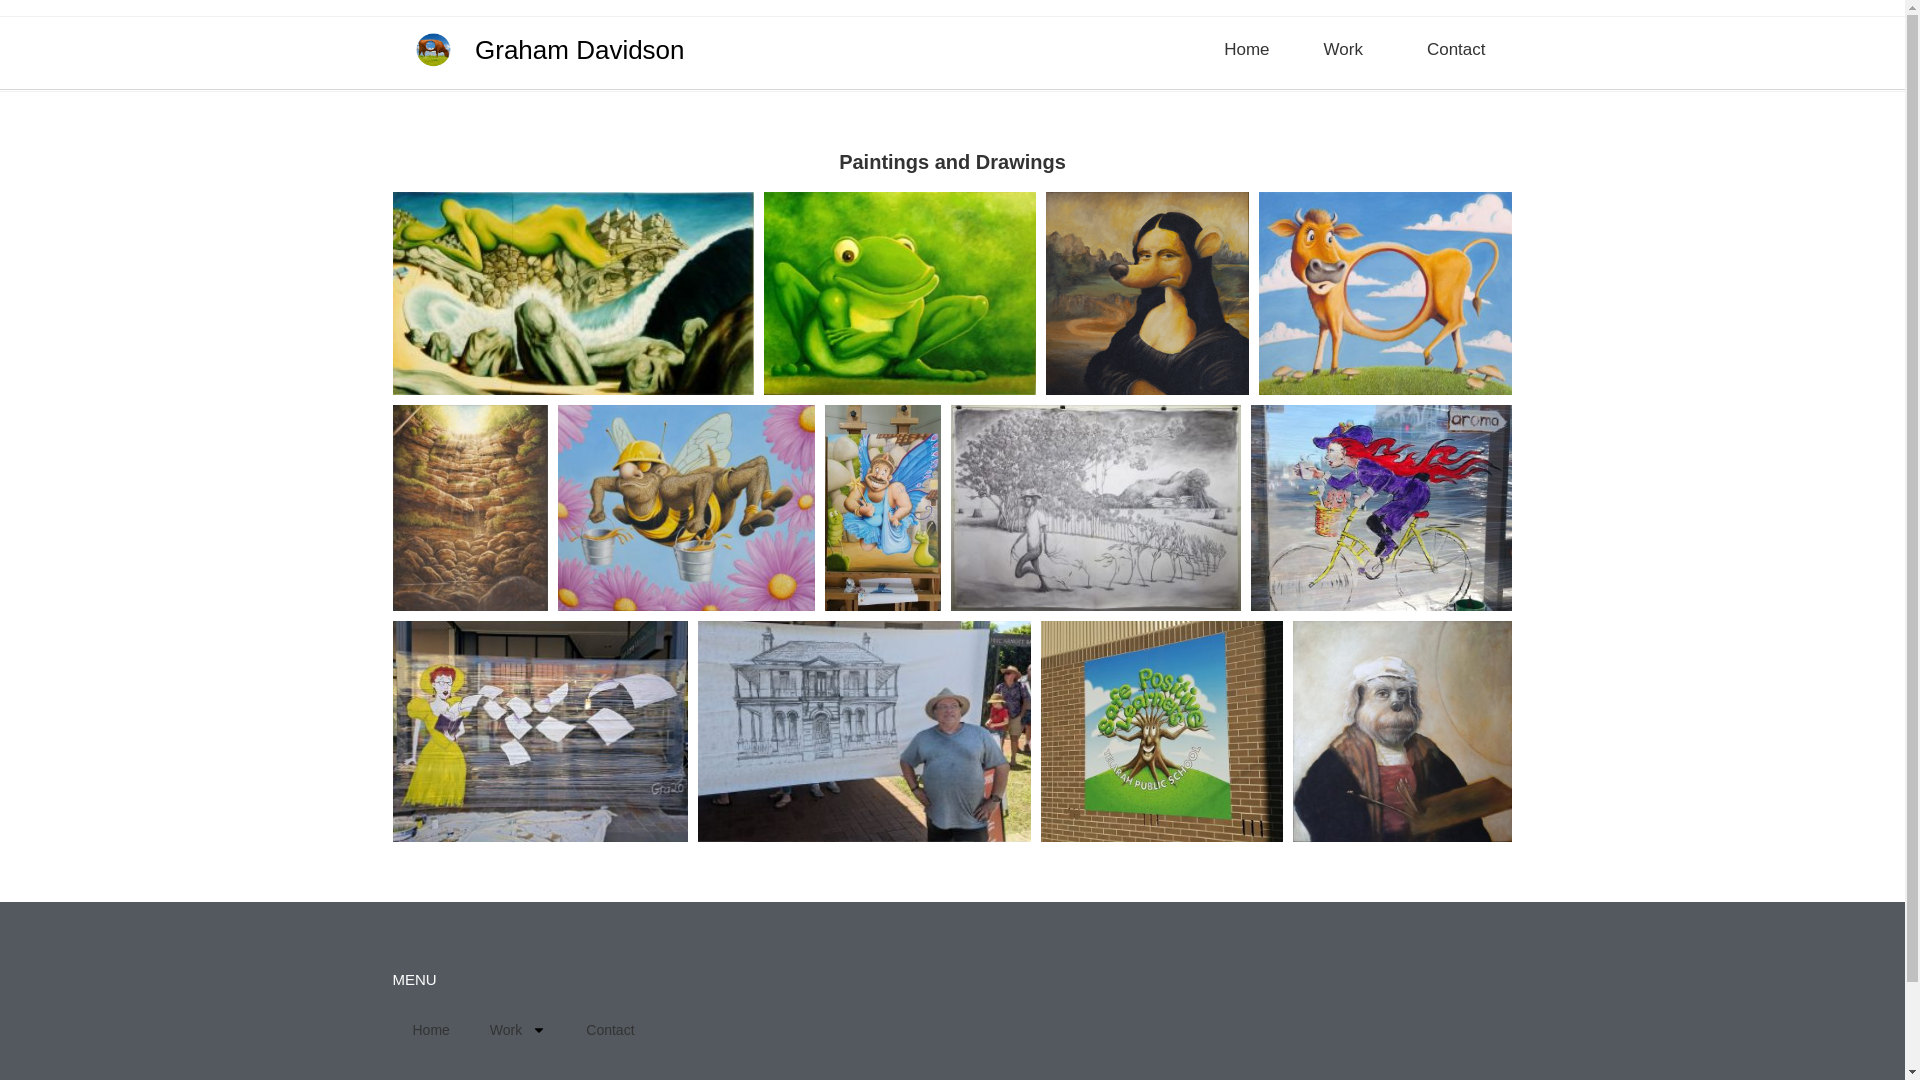 The height and width of the screenshot is (1080, 1920). What do you see at coordinates (1348, 49) in the screenshot?
I see `'Work'` at bounding box center [1348, 49].